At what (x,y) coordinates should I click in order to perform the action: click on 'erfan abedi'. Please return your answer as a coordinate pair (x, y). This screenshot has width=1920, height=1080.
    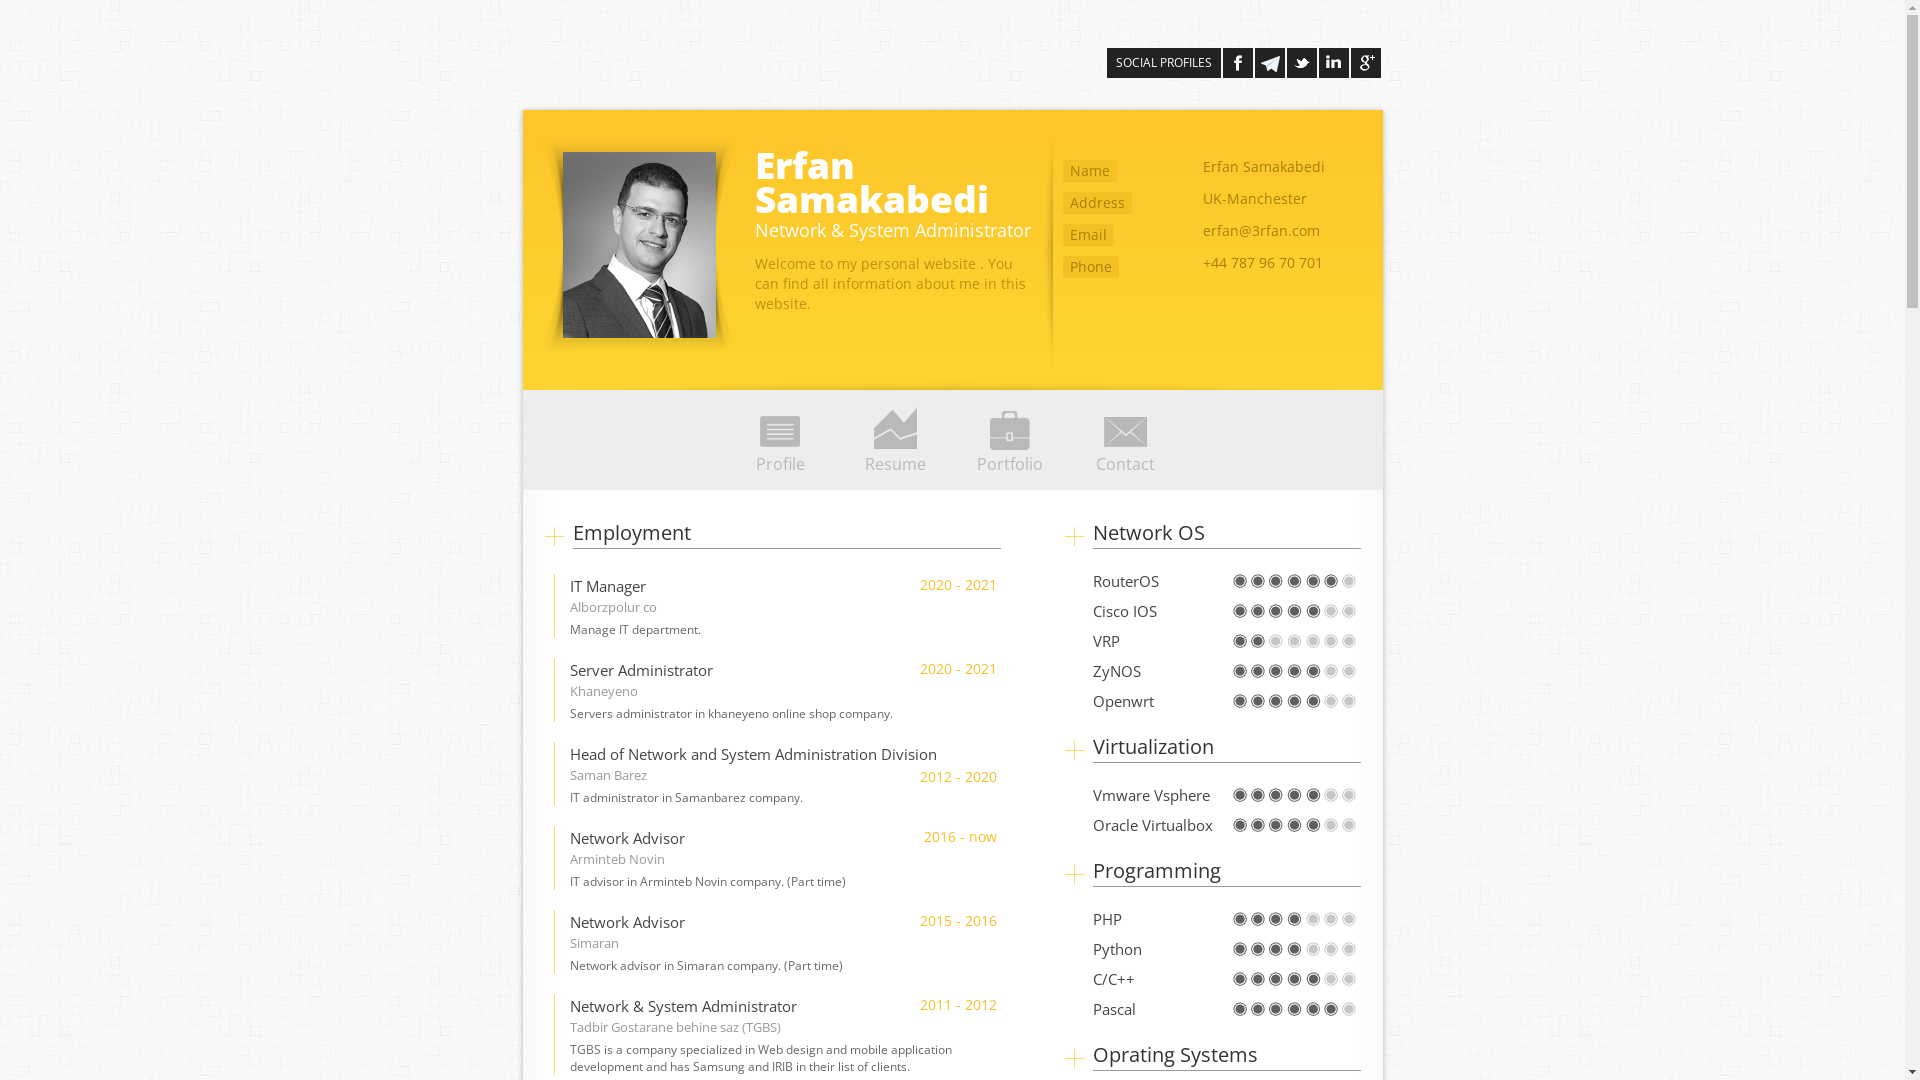
    Looking at the image, I should click on (637, 244).